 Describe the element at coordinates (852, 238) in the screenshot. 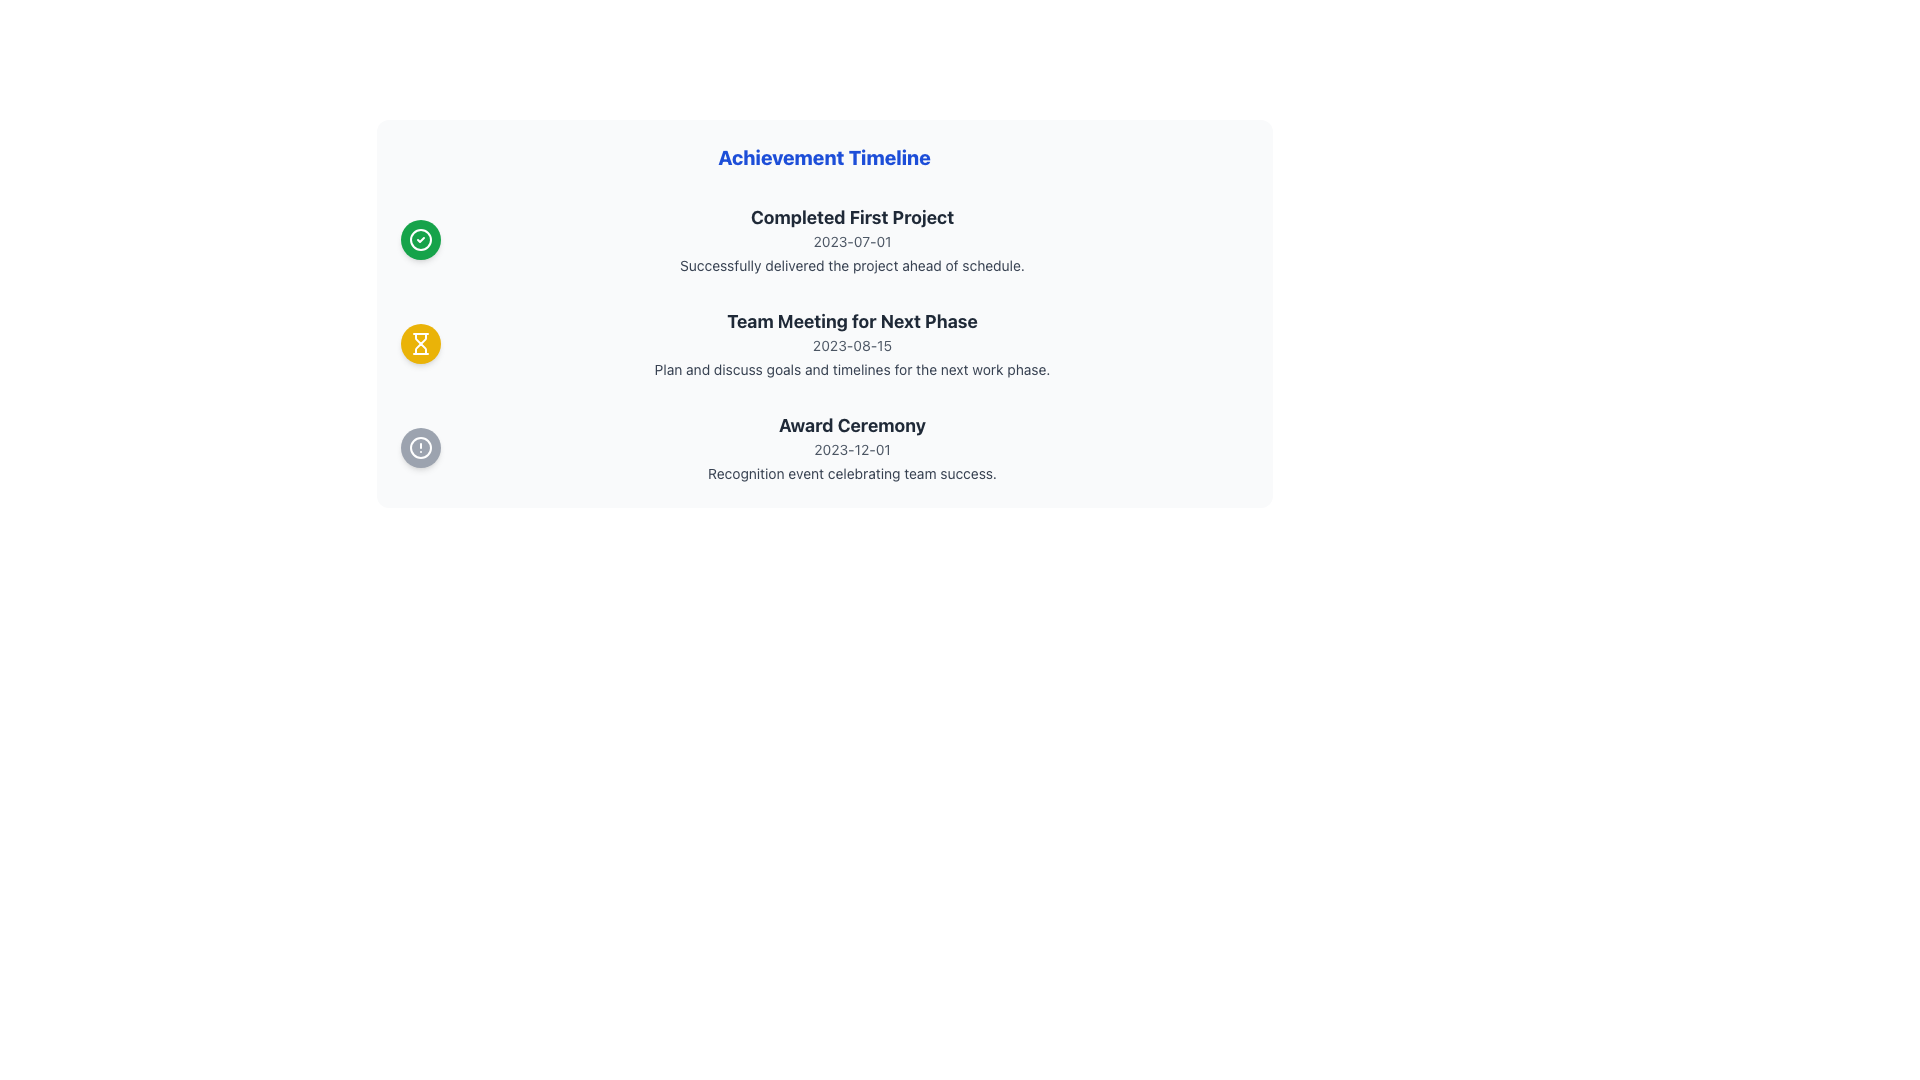

I see `details of the first achievement milestone 'Completed First Project' including the date '2023-07-01' and description 'Successfully delivered the project ahead of schedule.'` at that location.